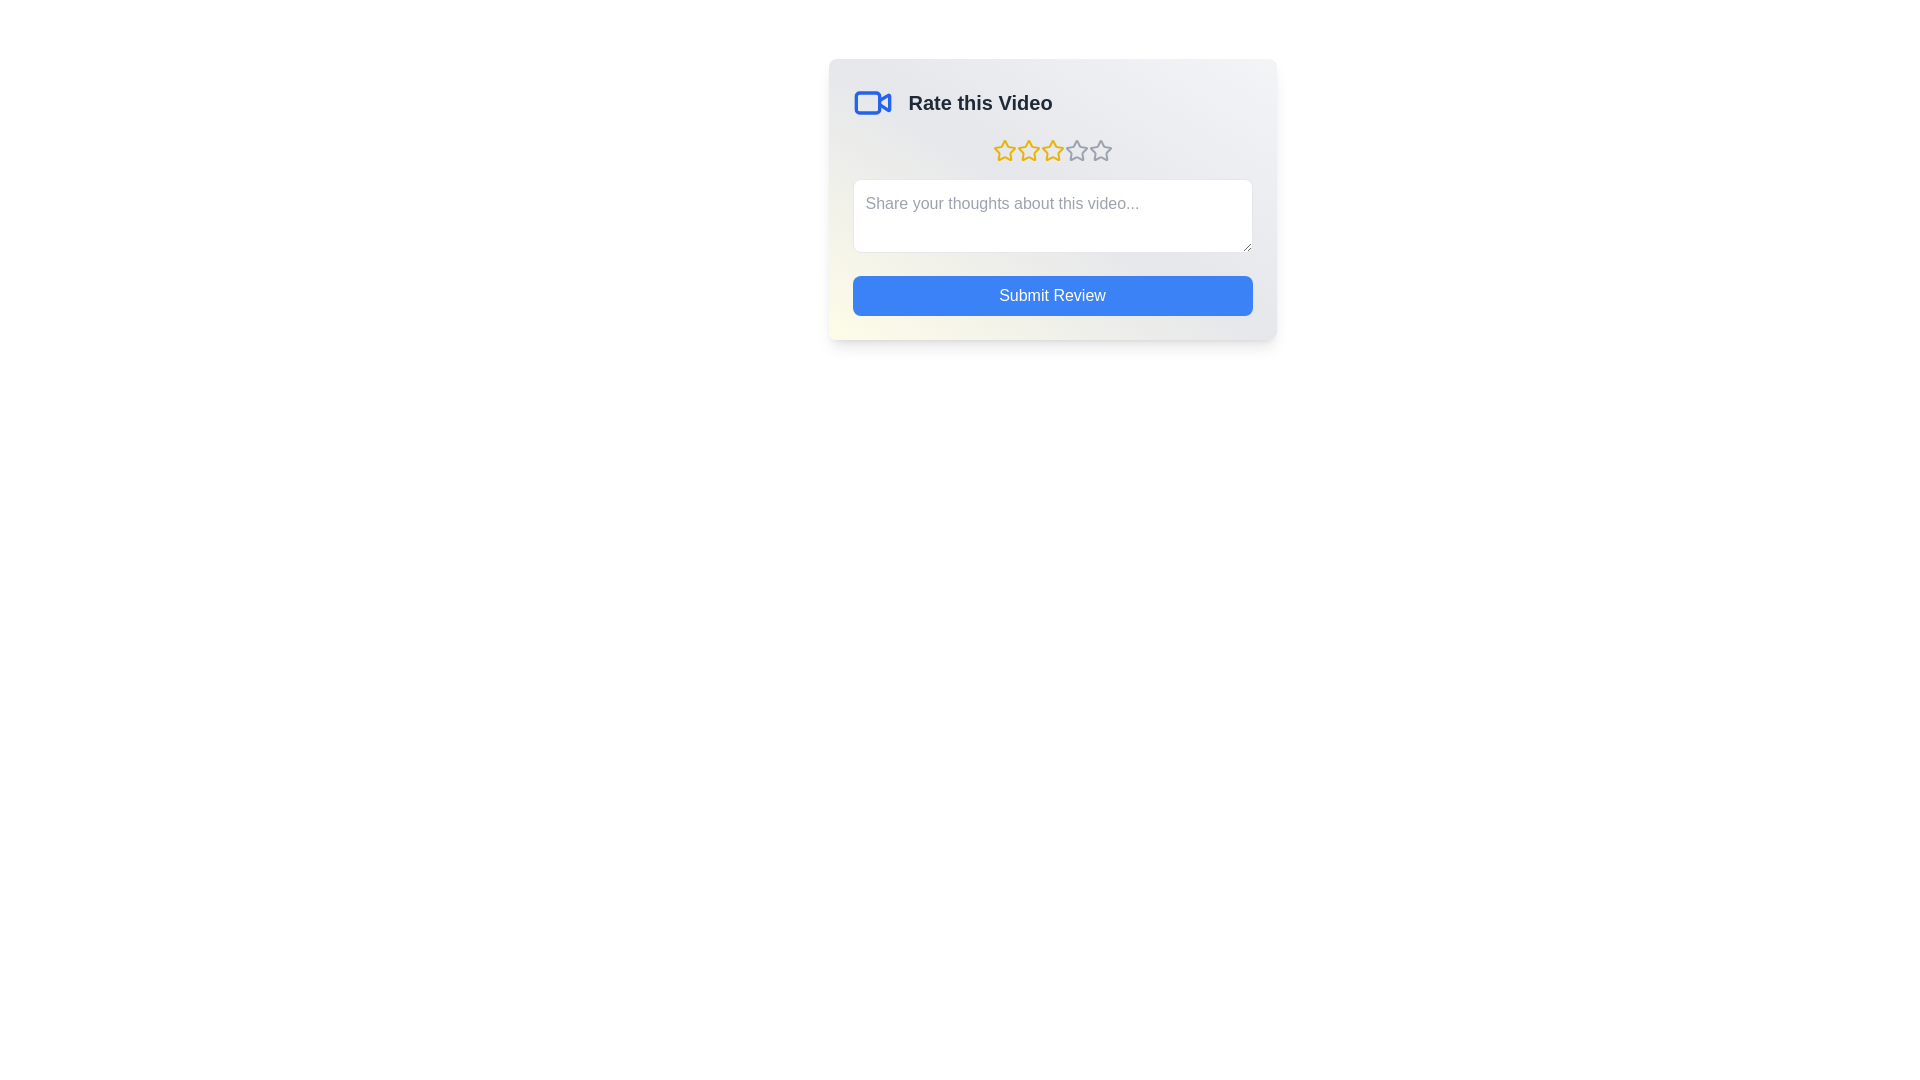 The image size is (1920, 1080). What do you see at coordinates (1099, 149) in the screenshot?
I see `the star corresponding to 5 stars to preview the rating` at bounding box center [1099, 149].